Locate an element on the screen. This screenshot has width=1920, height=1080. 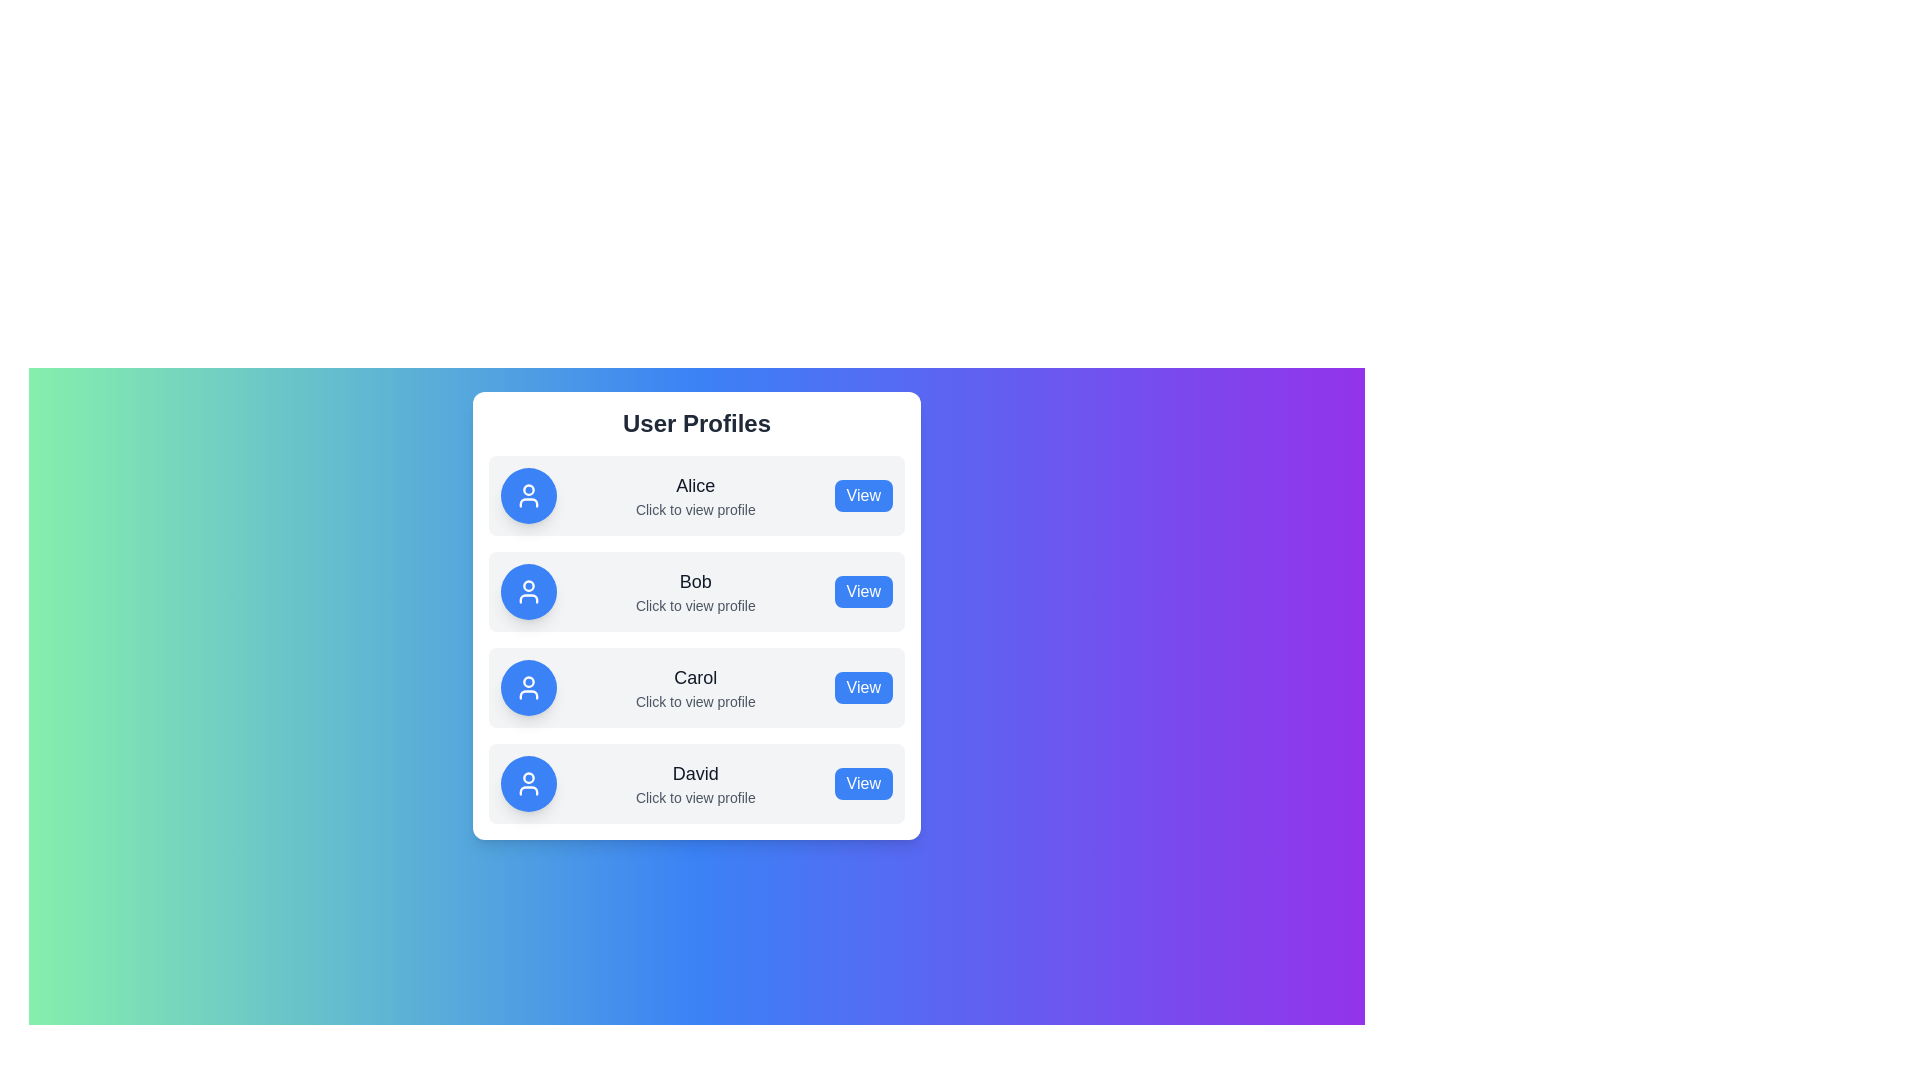
the profile icon representing 'Bob', located on the second row of the user profiles list, to the far left within the profile card, adjacent to the 'View' button is located at coordinates (528, 590).